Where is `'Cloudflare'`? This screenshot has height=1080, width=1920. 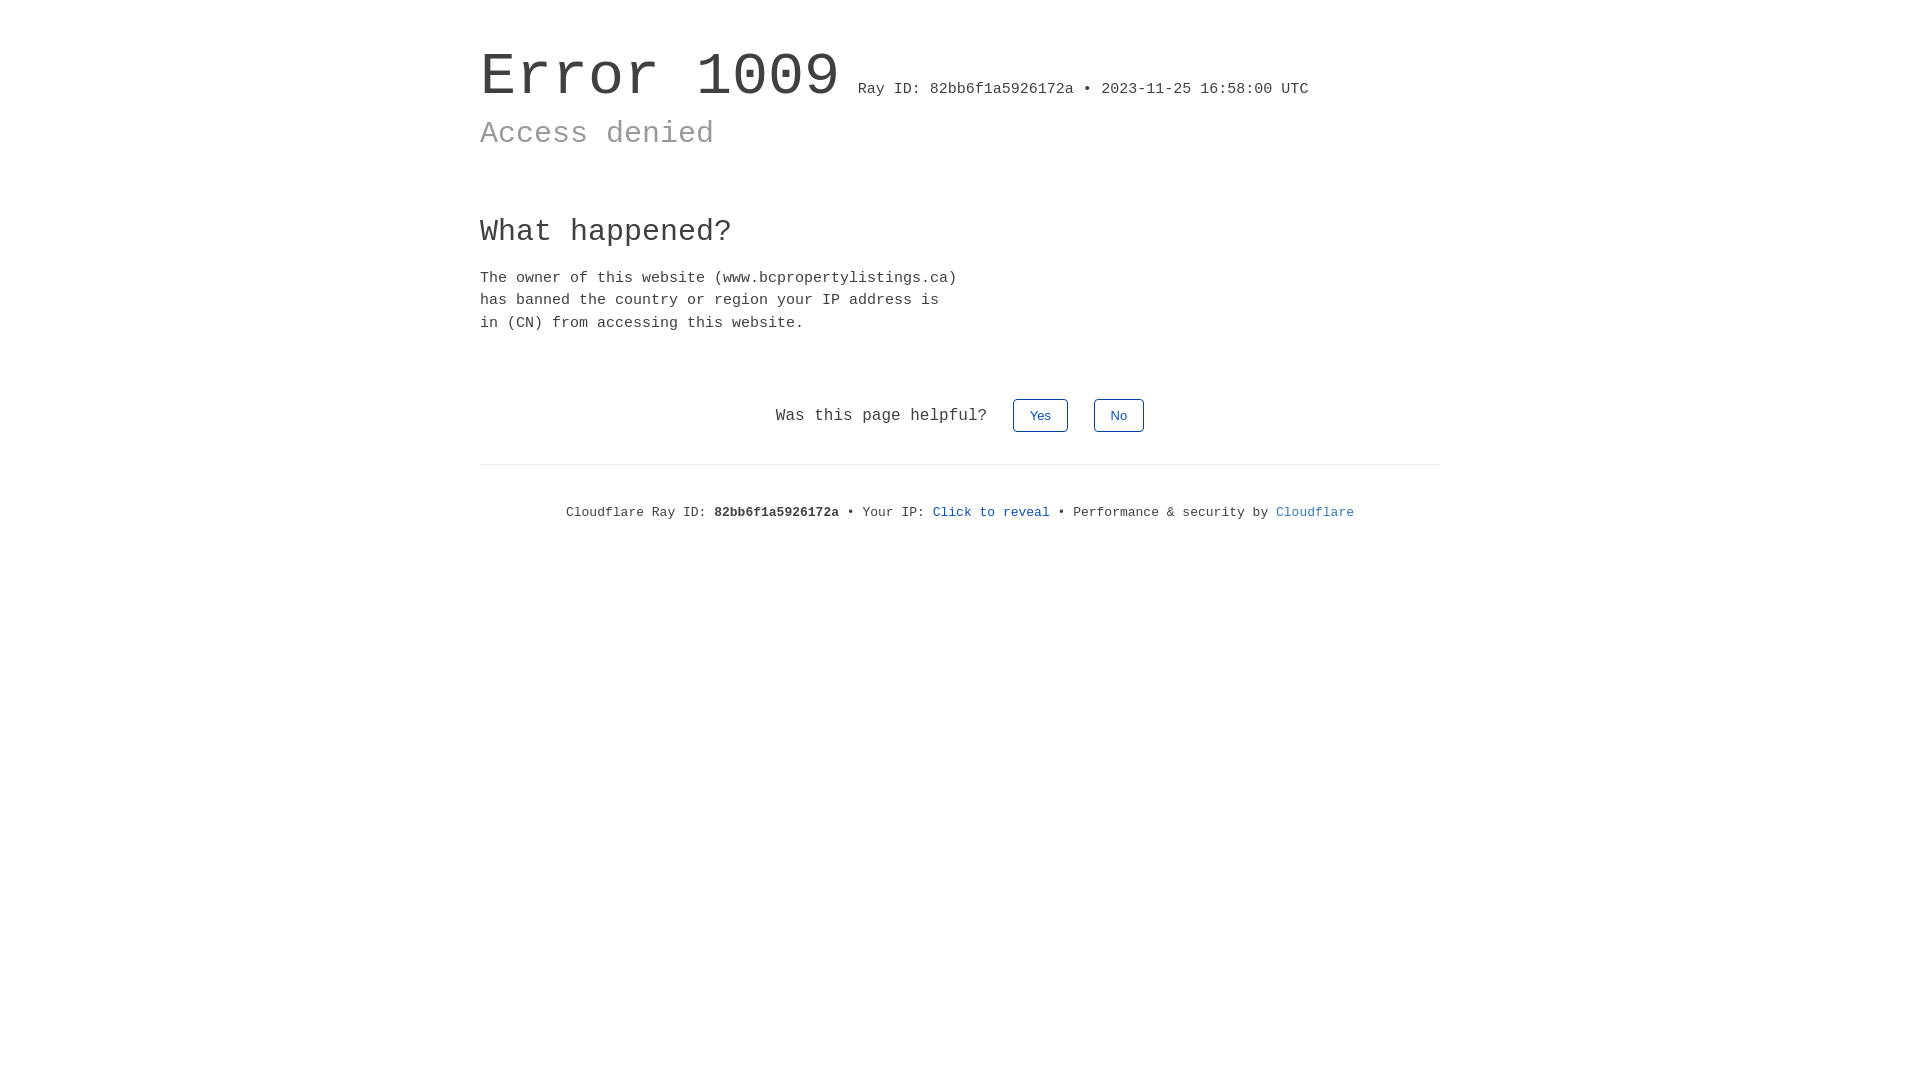
'Cloudflare' is located at coordinates (1315, 511).